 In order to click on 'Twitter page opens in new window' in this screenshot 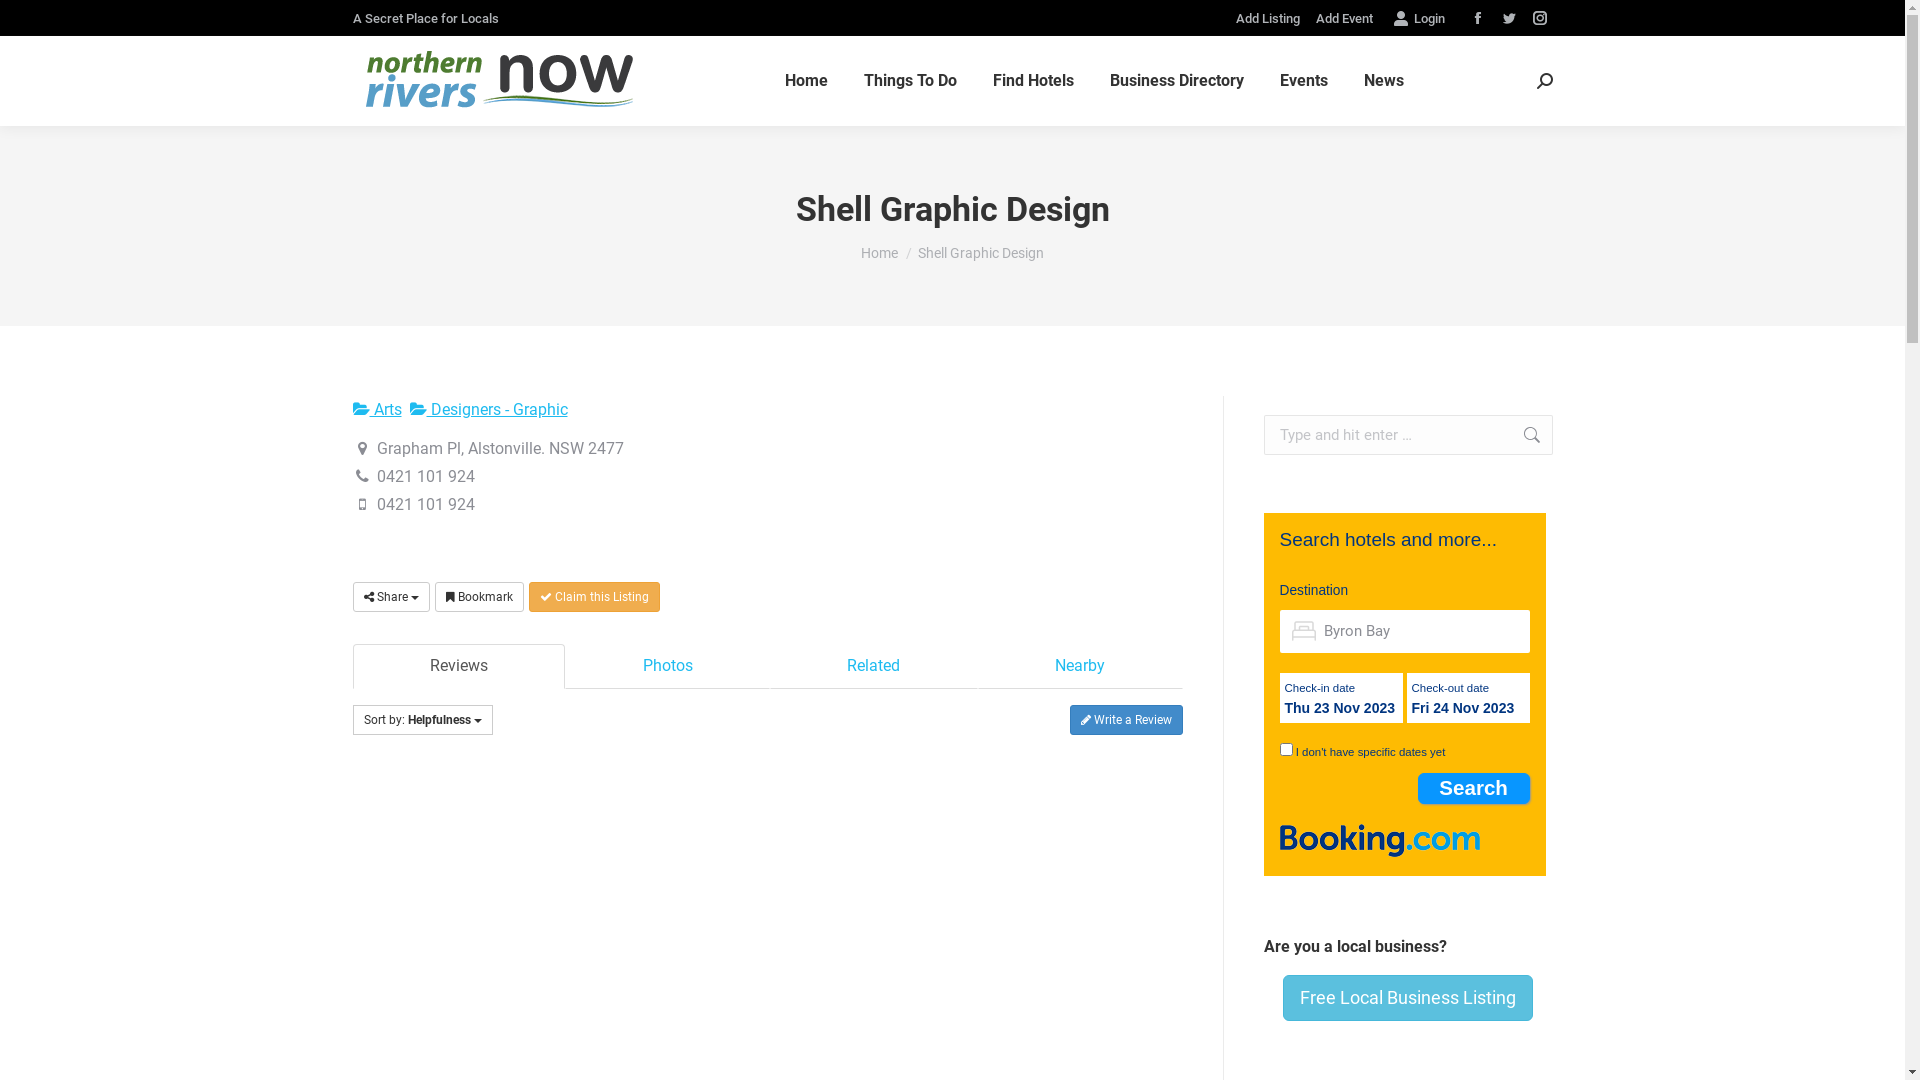, I will do `click(1496, 18)`.